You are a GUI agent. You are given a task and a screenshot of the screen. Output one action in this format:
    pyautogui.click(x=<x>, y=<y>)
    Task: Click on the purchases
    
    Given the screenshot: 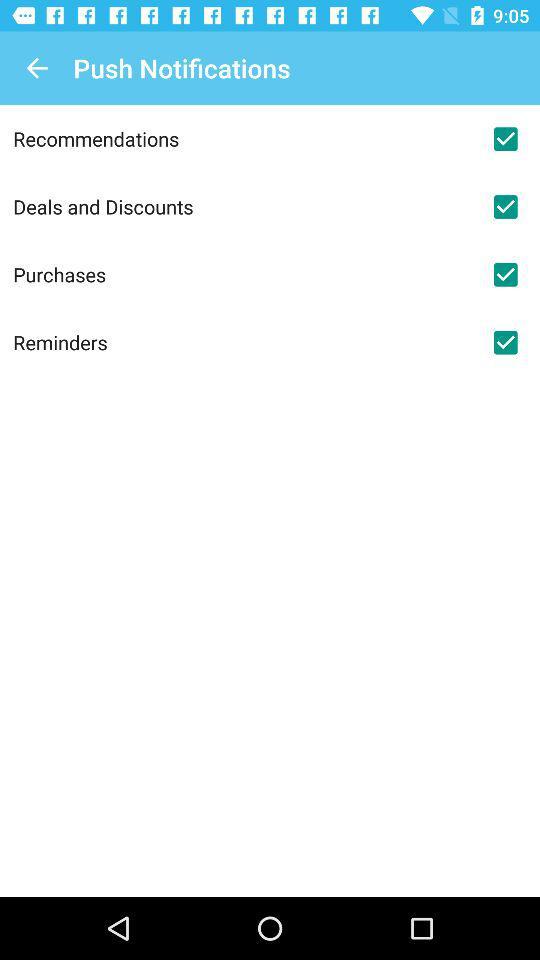 What is the action you would take?
    pyautogui.click(x=242, y=273)
    